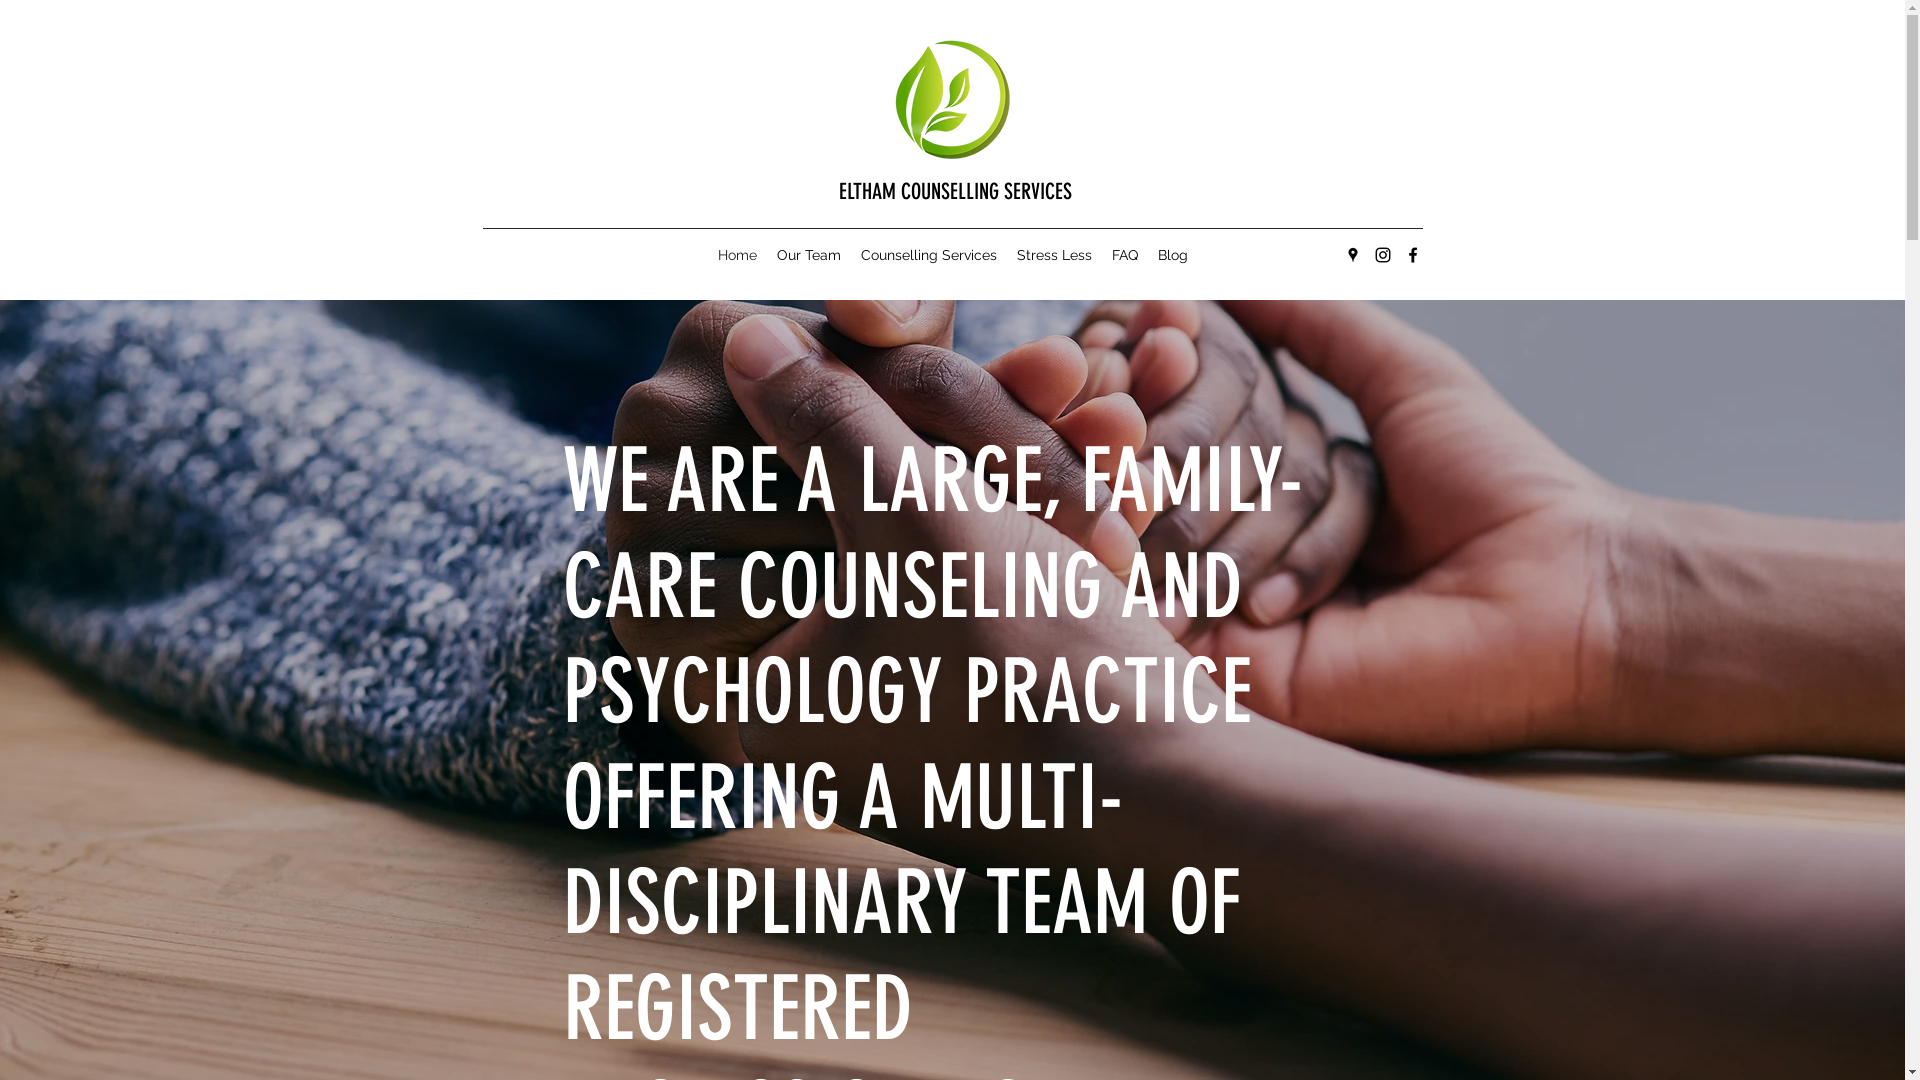  Describe the element at coordinates (926, 253) in the screenshot. I see `'Counselling Services'` at that location.